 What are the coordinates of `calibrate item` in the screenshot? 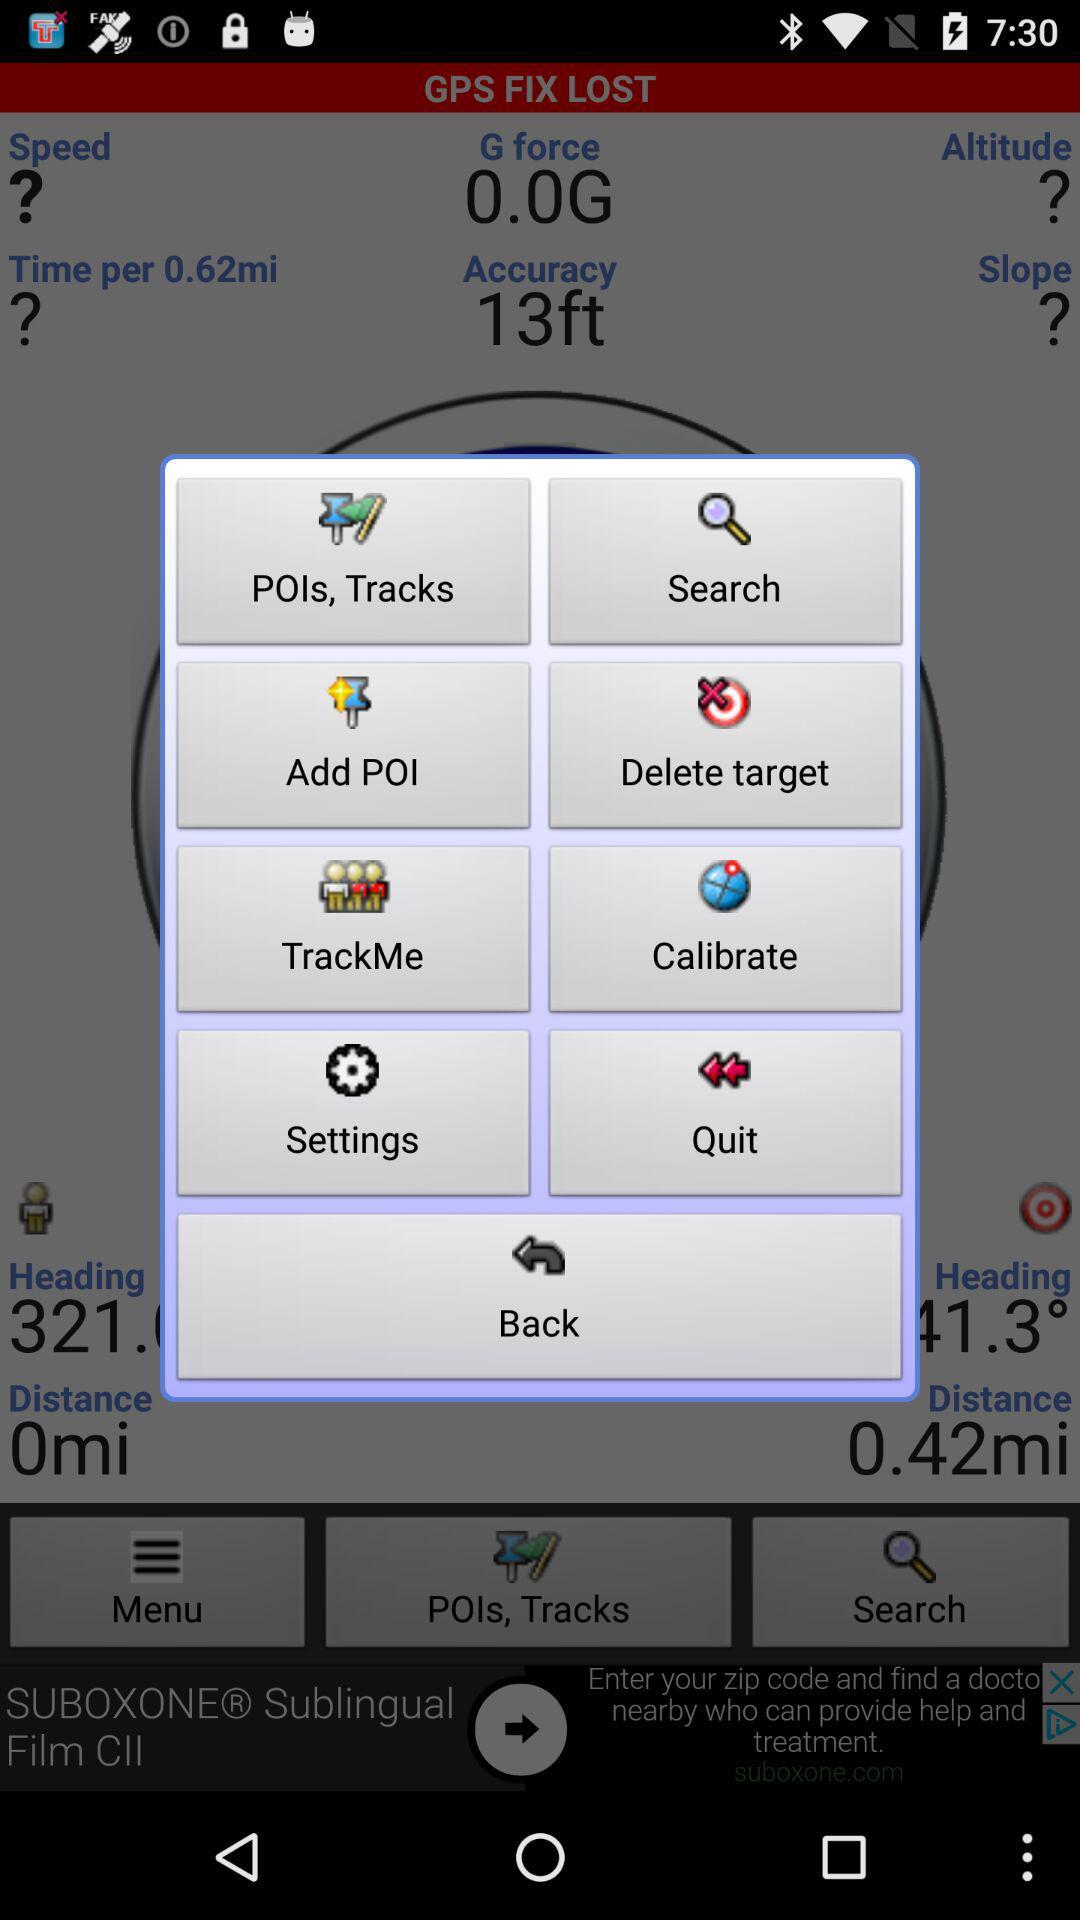 It's located at (725, 933).